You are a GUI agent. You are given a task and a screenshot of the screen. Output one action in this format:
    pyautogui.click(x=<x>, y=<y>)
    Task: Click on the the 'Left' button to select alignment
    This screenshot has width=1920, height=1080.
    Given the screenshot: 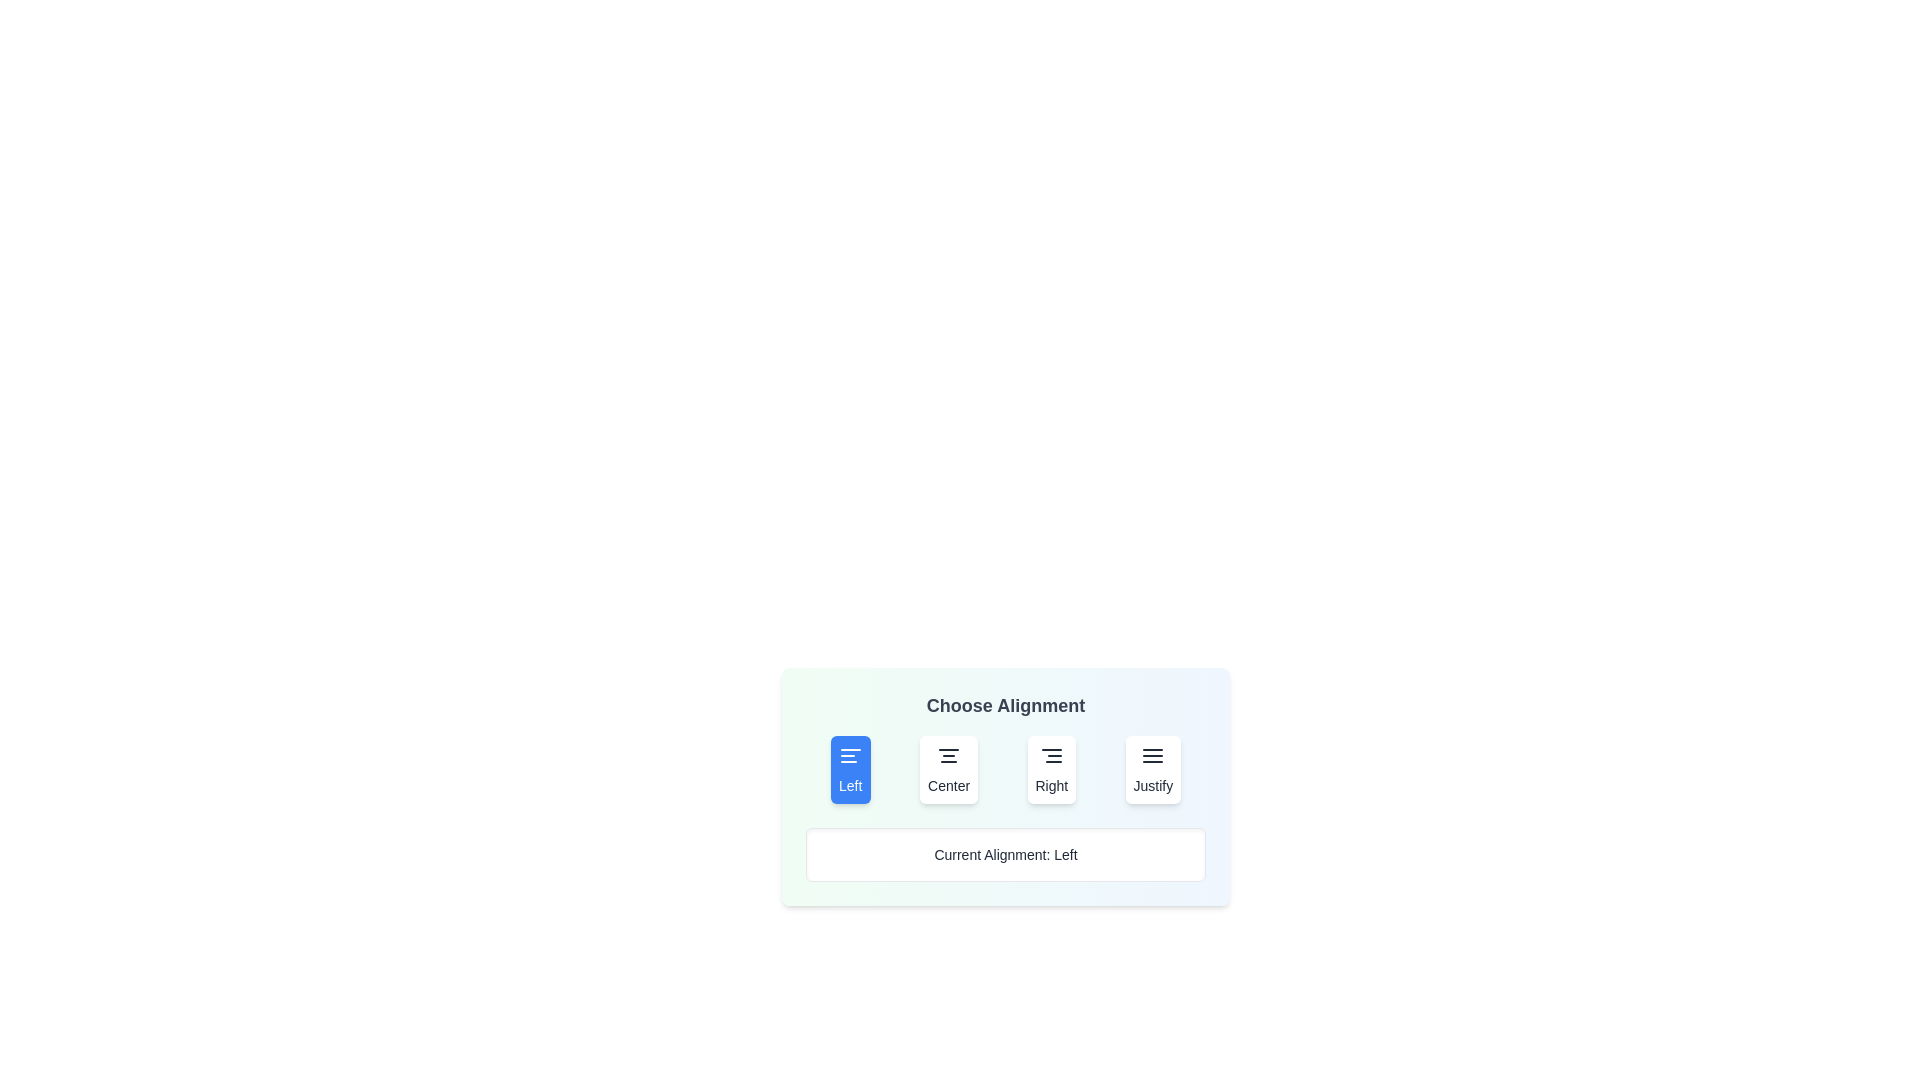 What is the action you would take?
    pyautogui.click(x=850, y=769)
    